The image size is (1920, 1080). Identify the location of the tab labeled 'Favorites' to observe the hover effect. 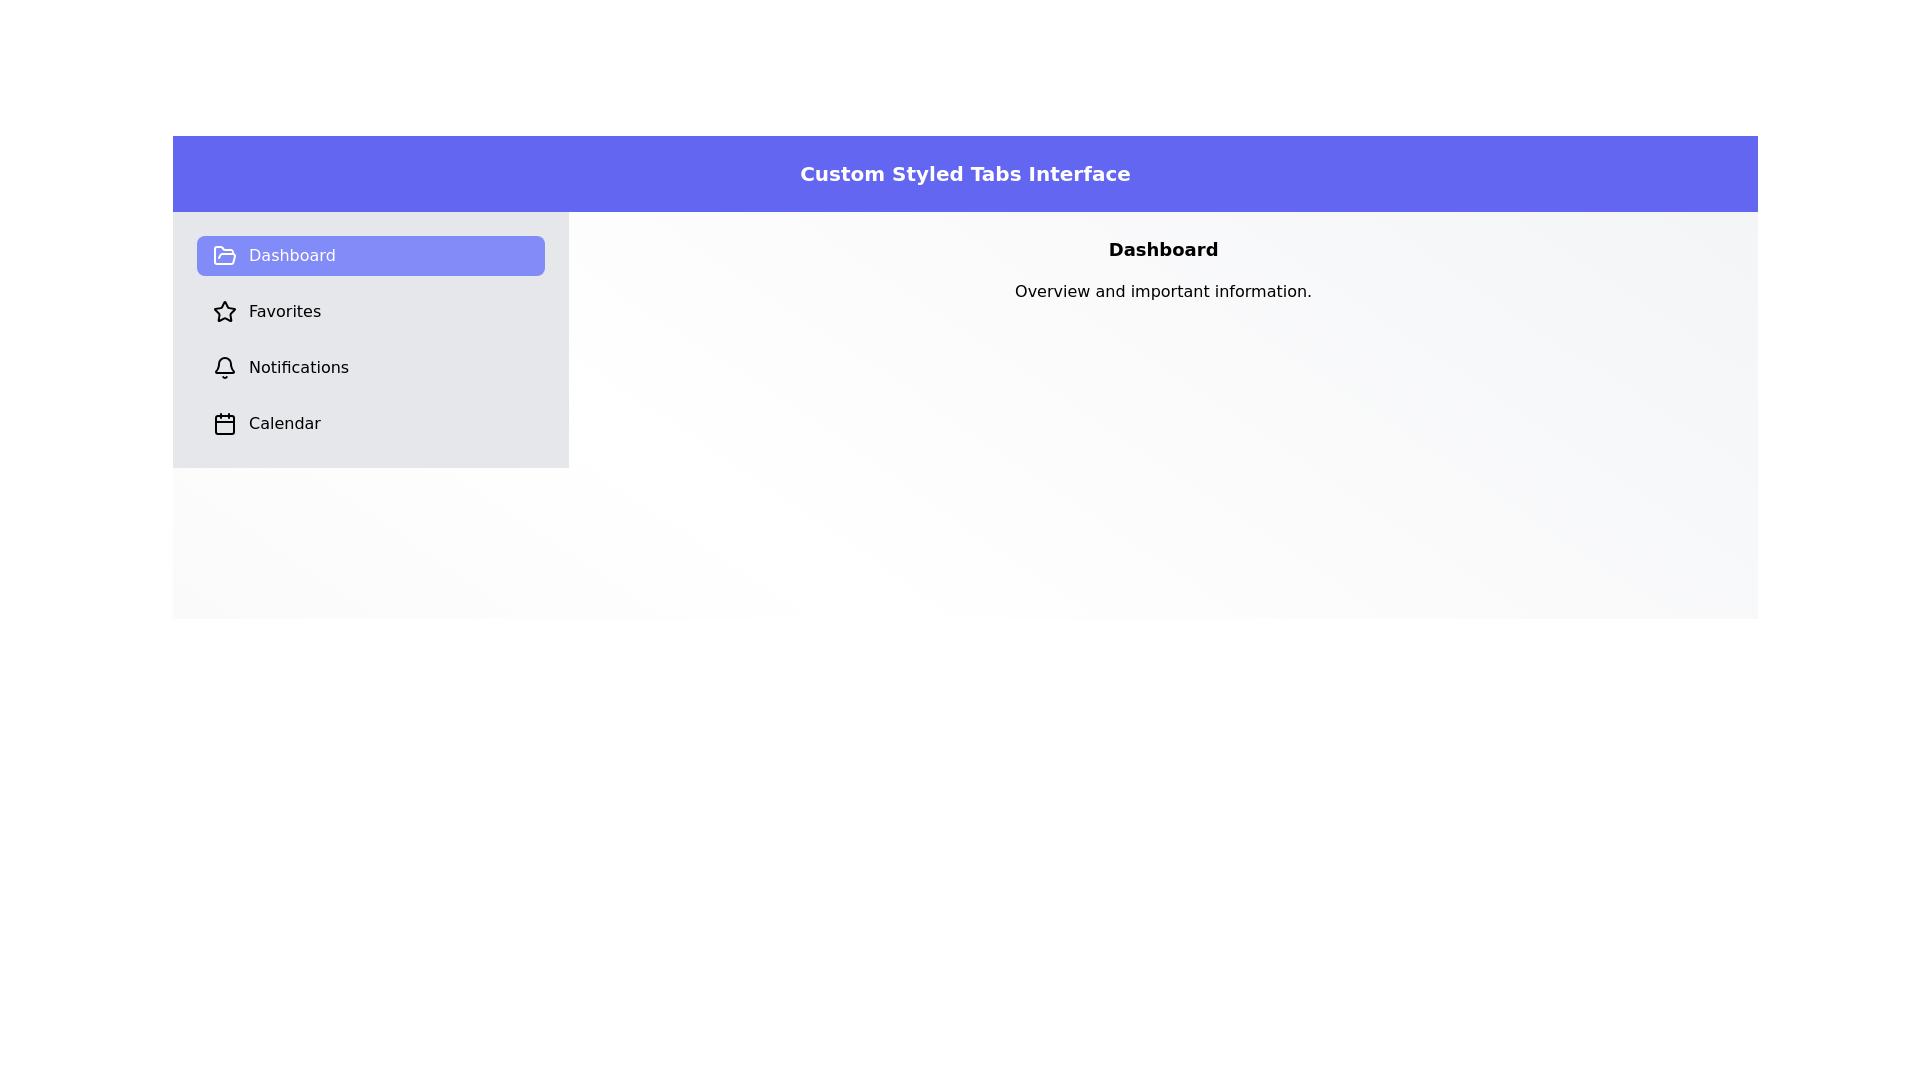
(371, 312).